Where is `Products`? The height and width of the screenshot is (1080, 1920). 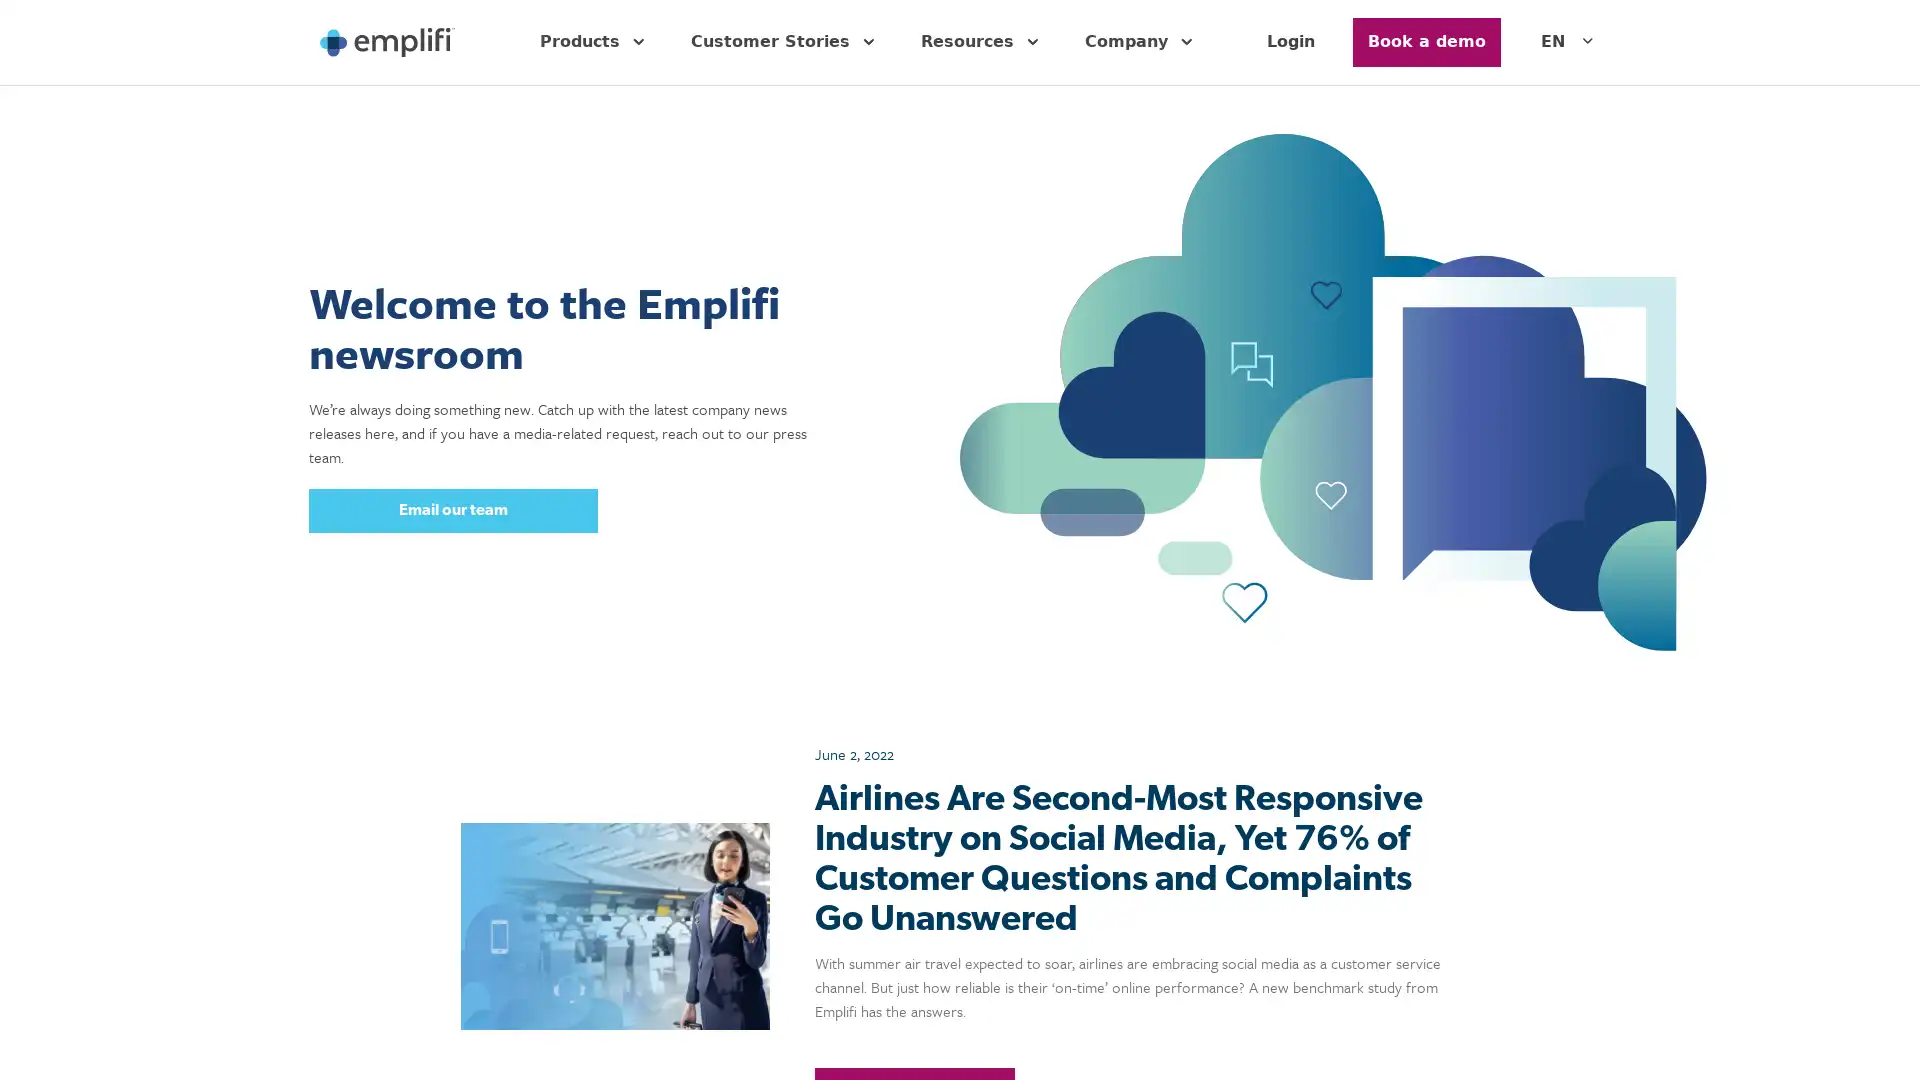
Products is located at coordinates (594, 42).